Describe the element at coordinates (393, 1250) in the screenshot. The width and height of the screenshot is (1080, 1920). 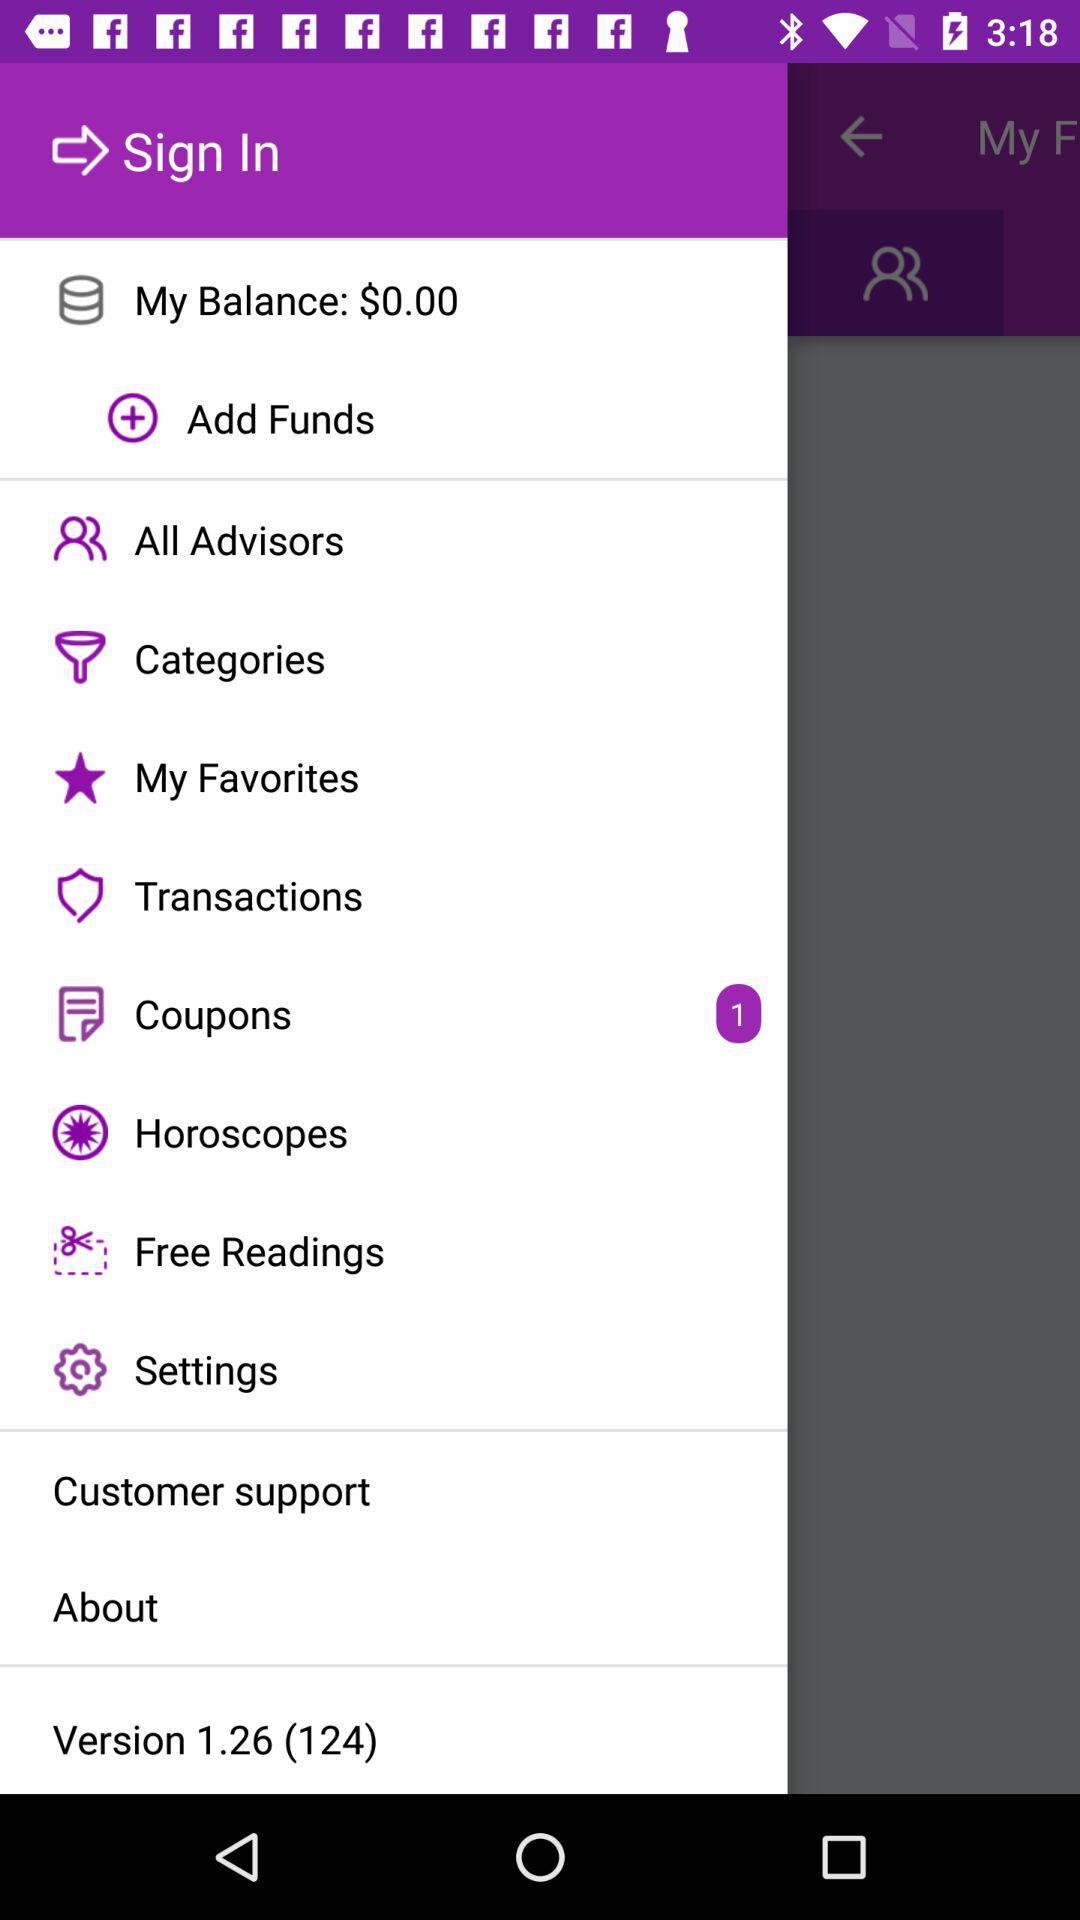
I see `the free readings` at that location.